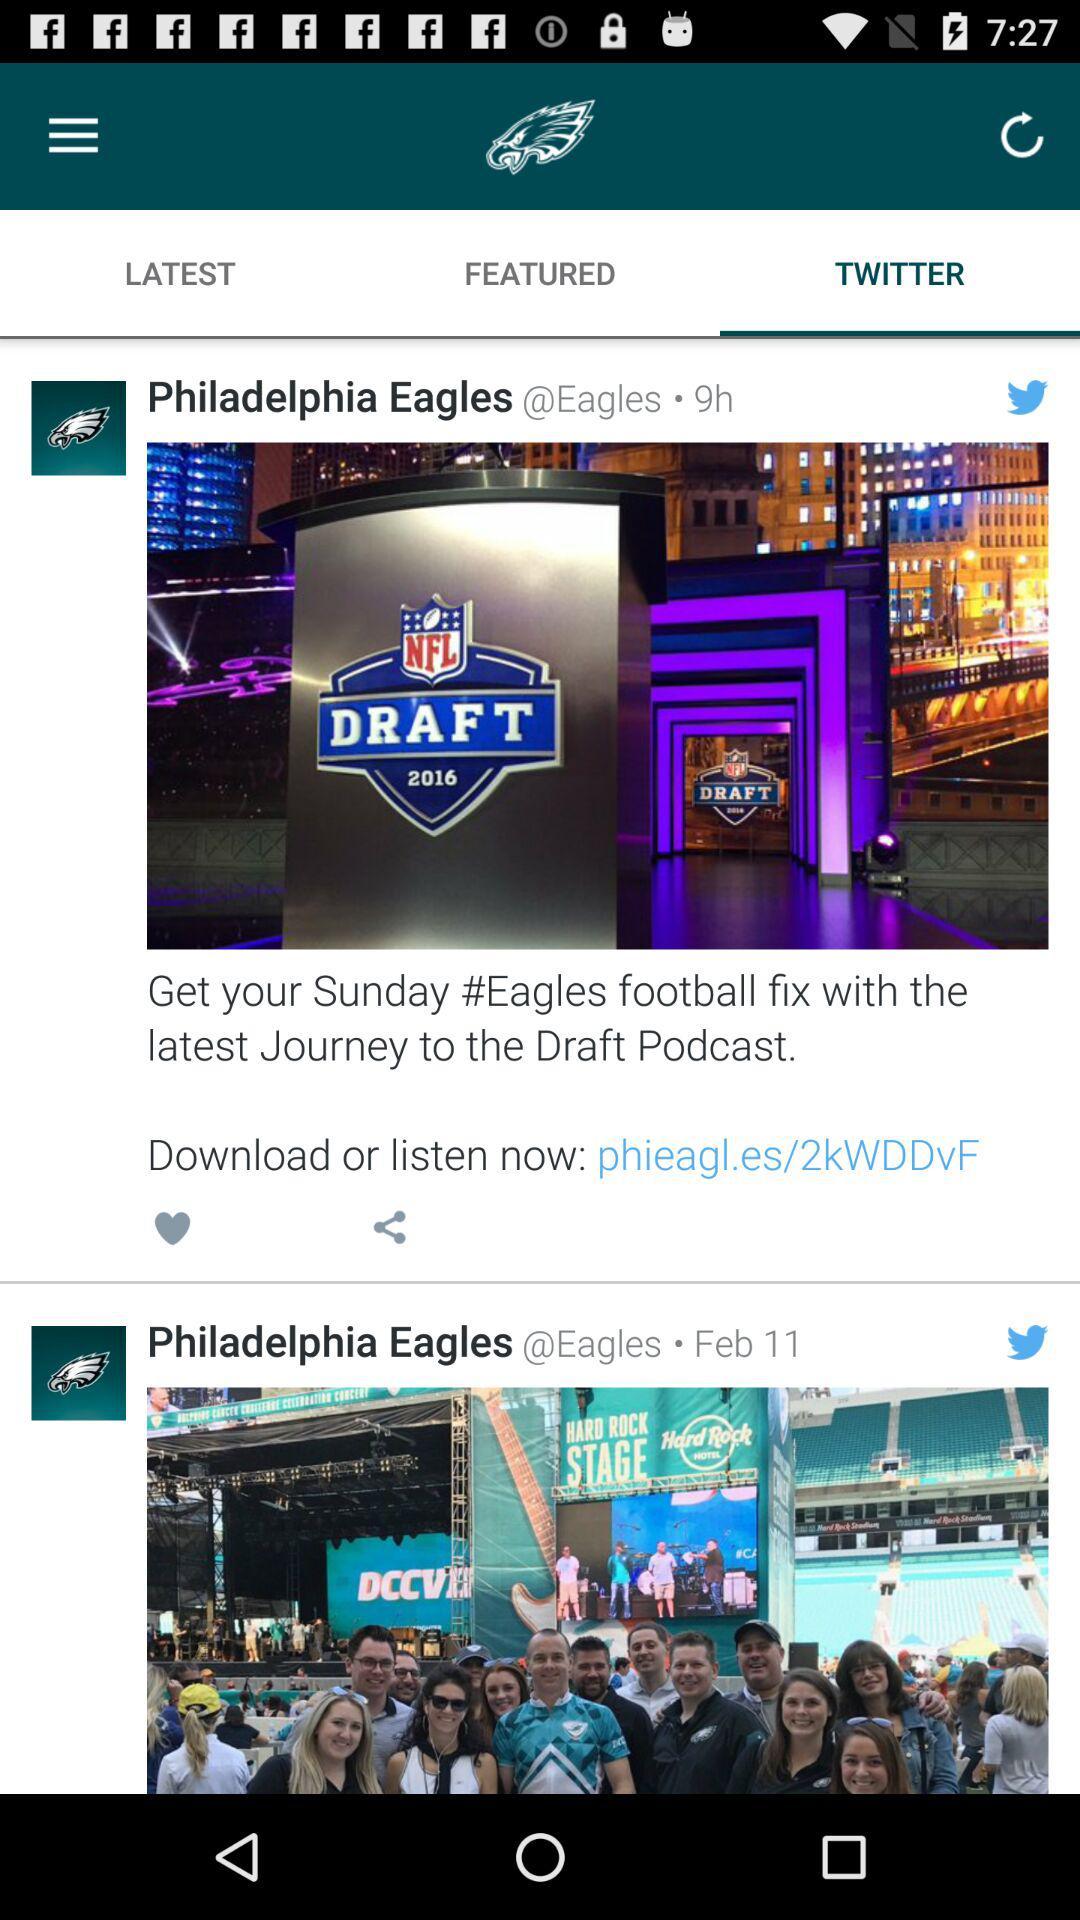 The height and width of the screenshot is (1920, 1080). What do you see at coordinates (732, 1342) in the screenshot?
I see `the item next to the @eagles icon` at bounding box center [732, 1342].